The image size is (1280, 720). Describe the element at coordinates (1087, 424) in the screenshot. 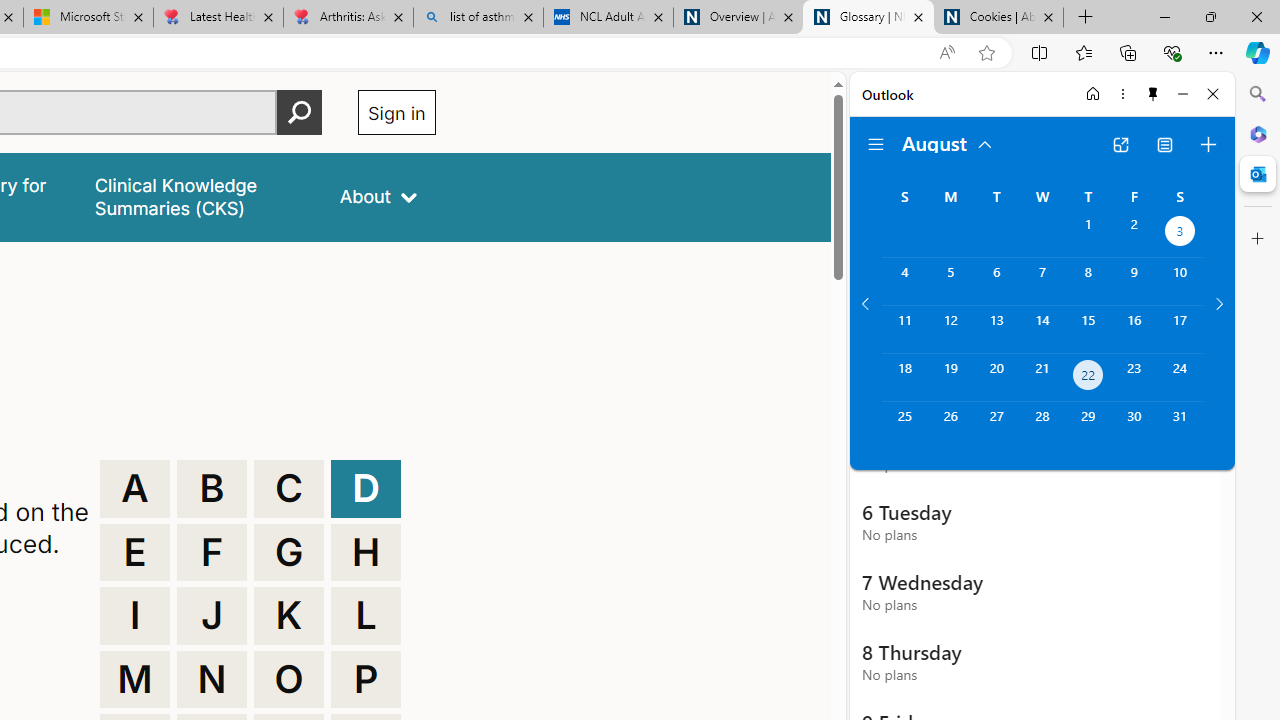

I see `'Thursday, August 29, 2024. '` at that location.